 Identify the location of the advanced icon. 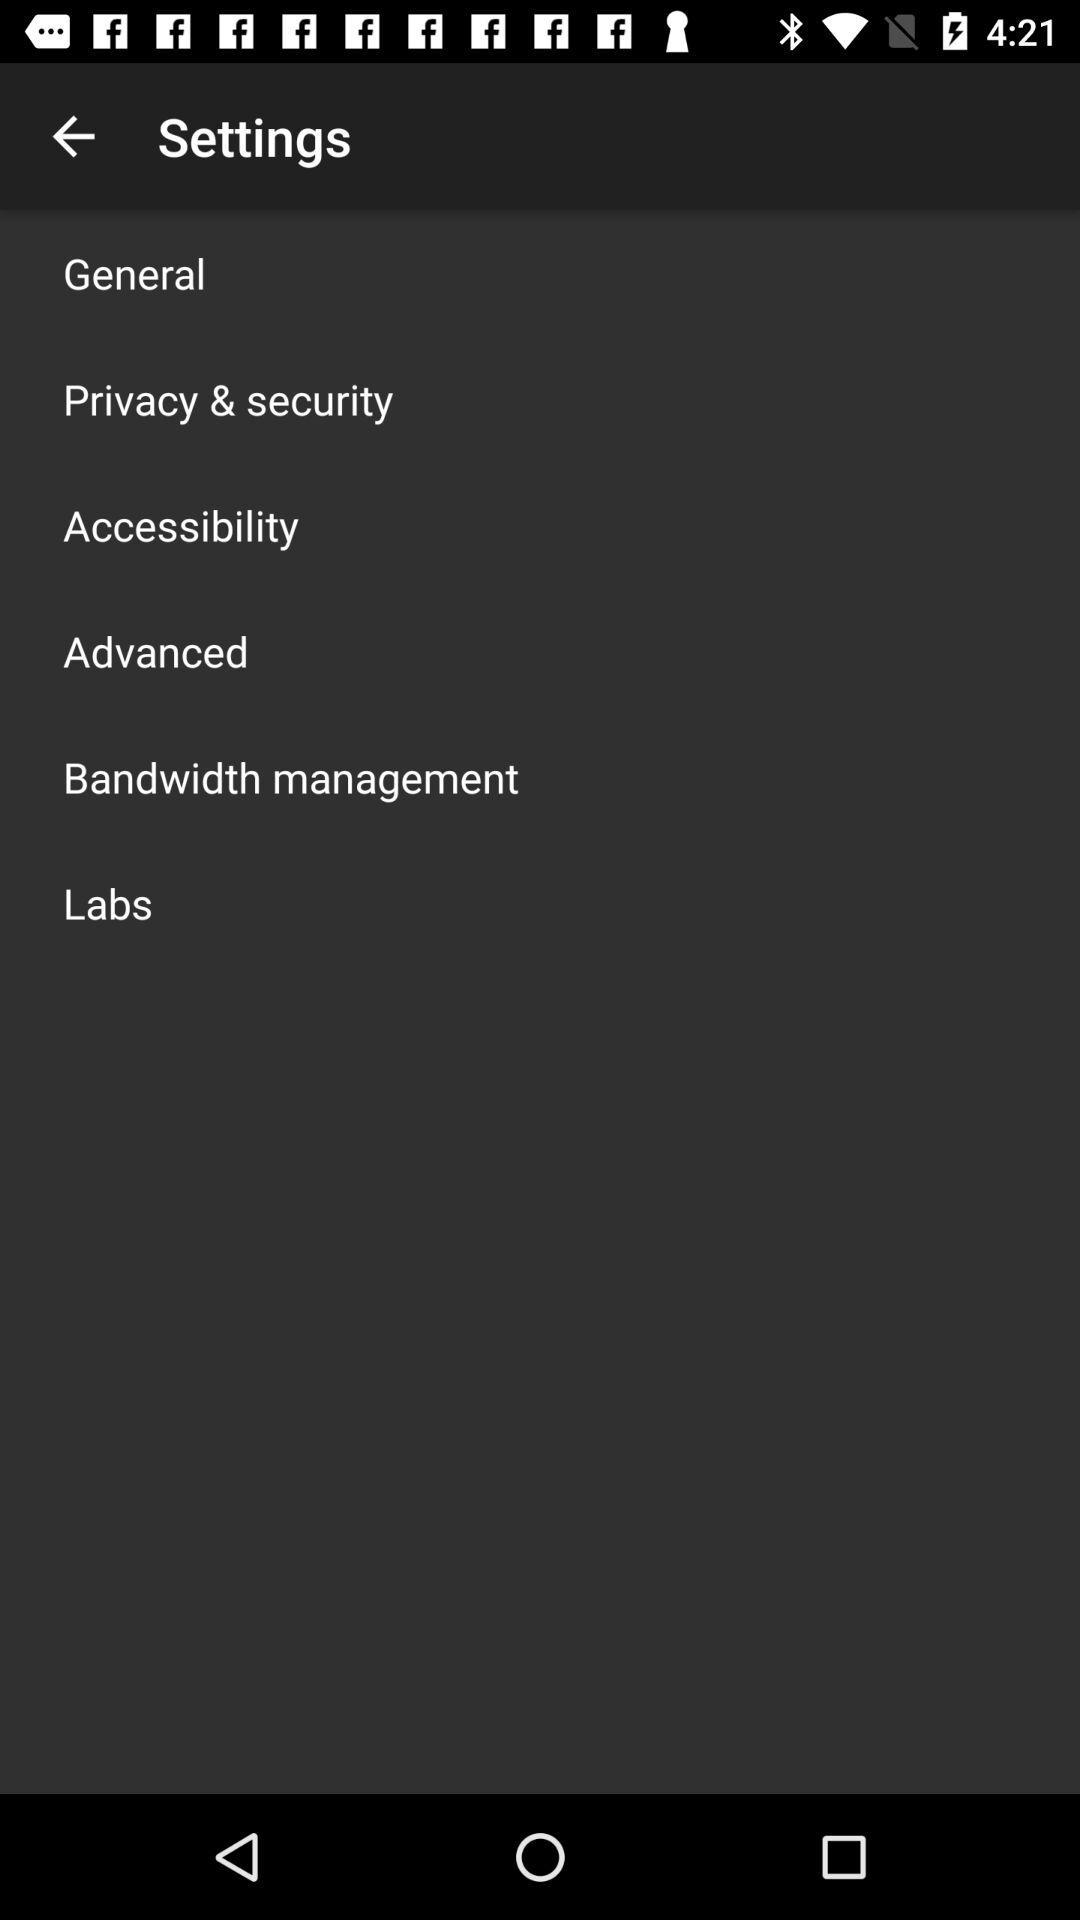
(154, 651).